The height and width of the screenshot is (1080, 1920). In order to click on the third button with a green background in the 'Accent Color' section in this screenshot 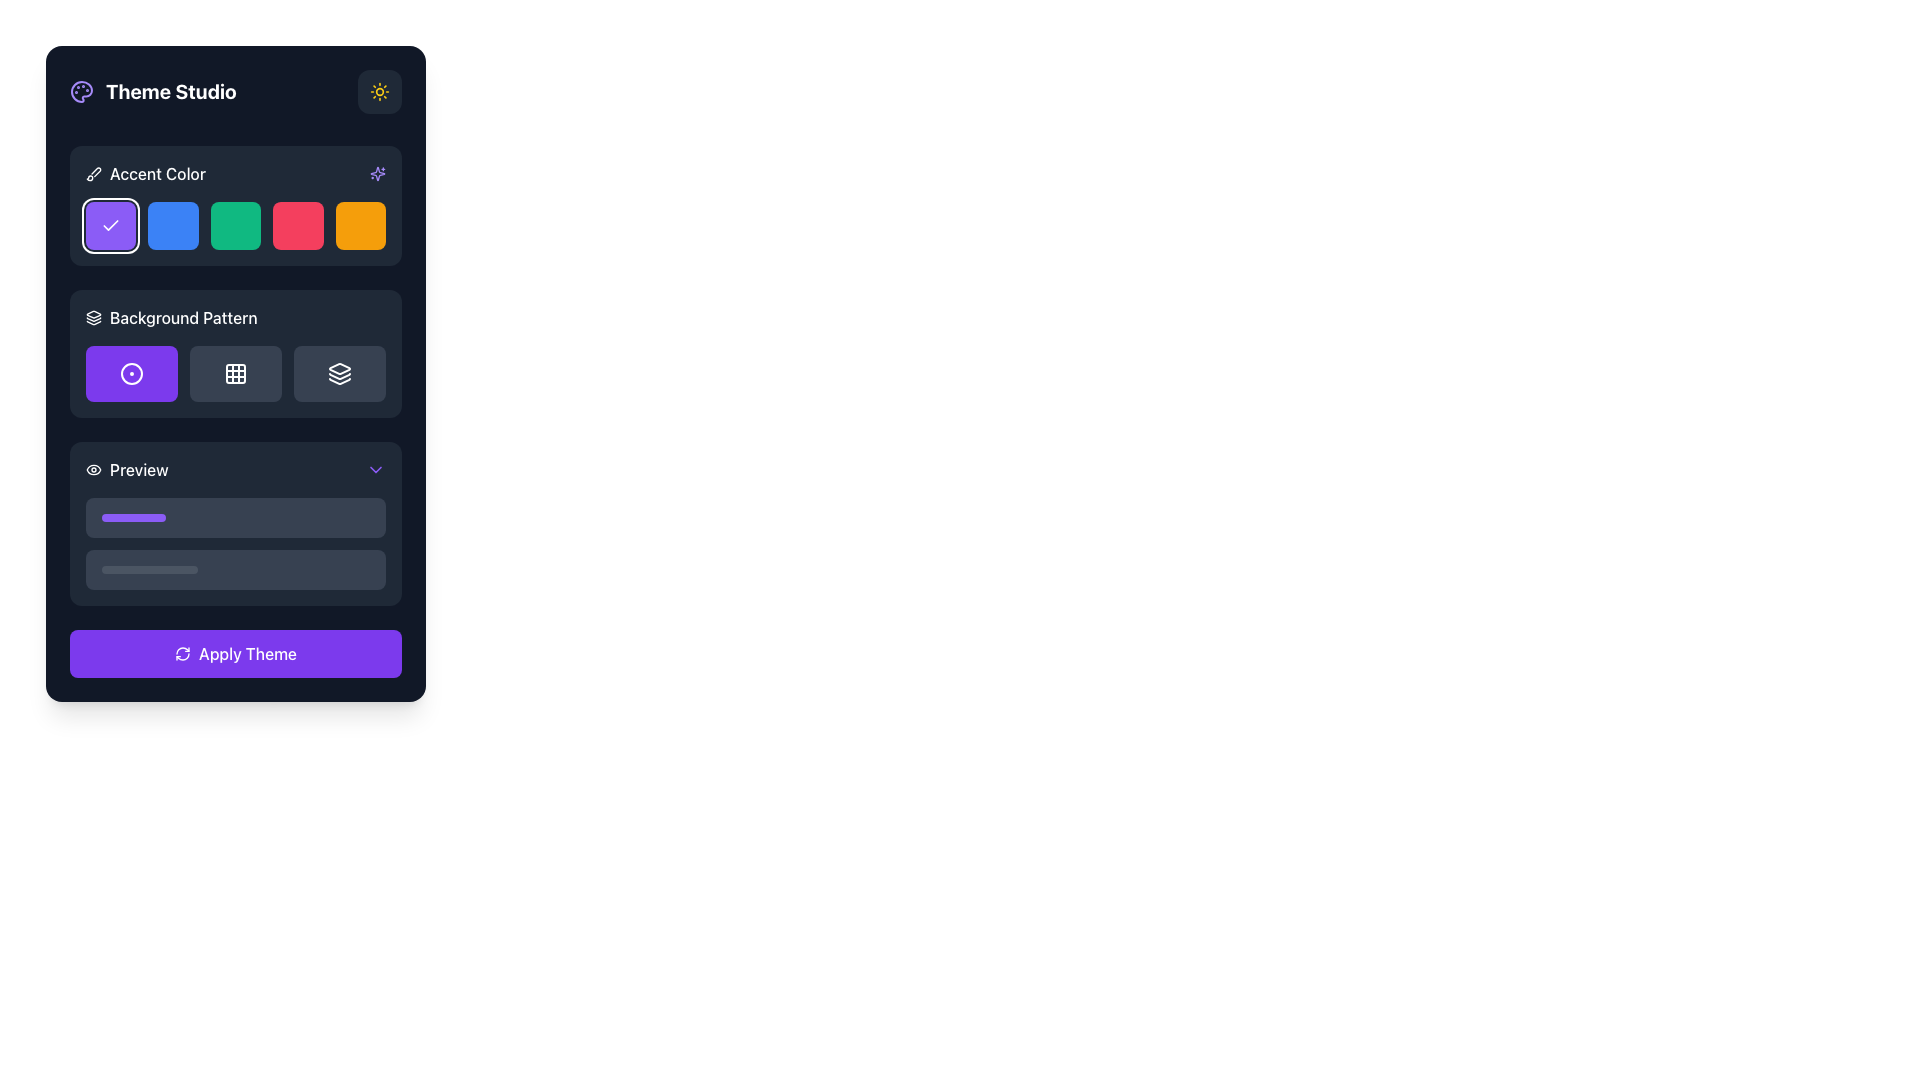, I will do `click(235, 225)`.